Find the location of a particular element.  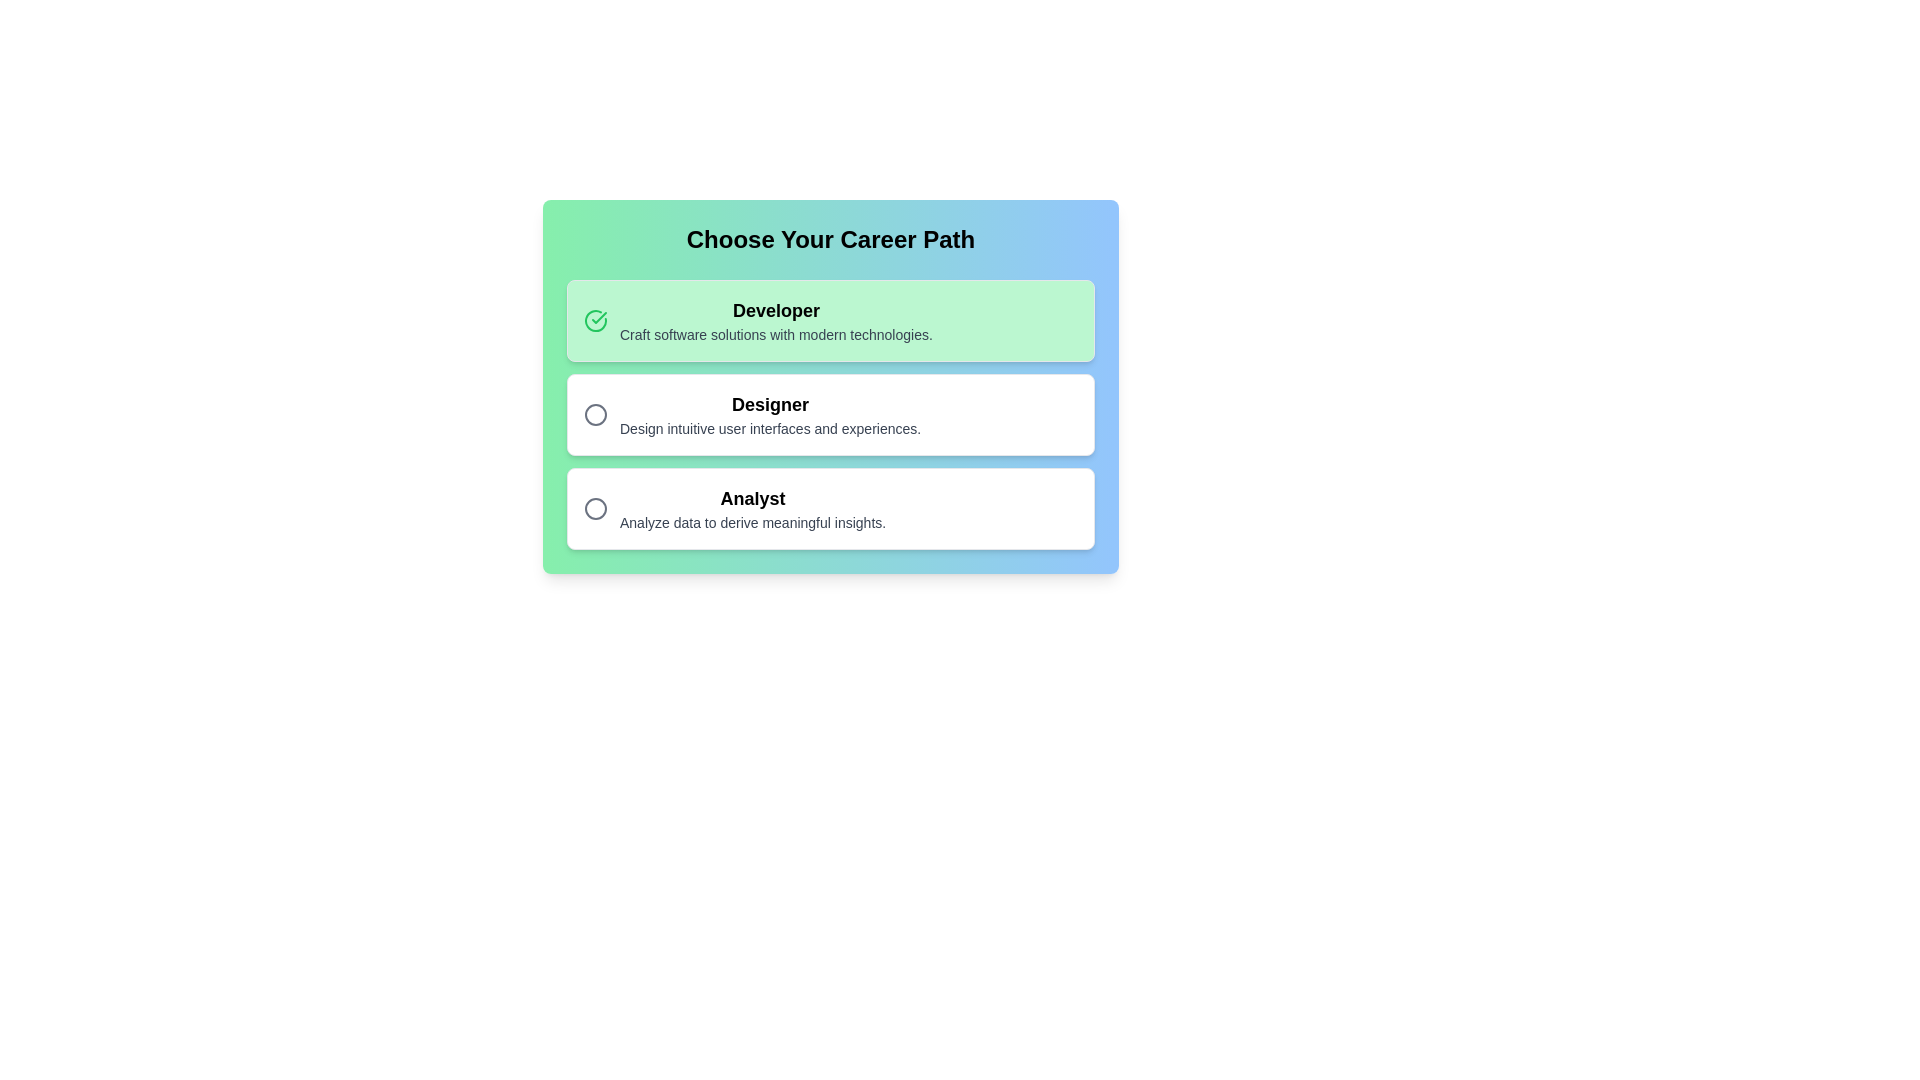

the circular icon within the 'Analyst' option item, which is located at the bottom of a vertically arranged group of similar items is located at coordinates (830, 508).